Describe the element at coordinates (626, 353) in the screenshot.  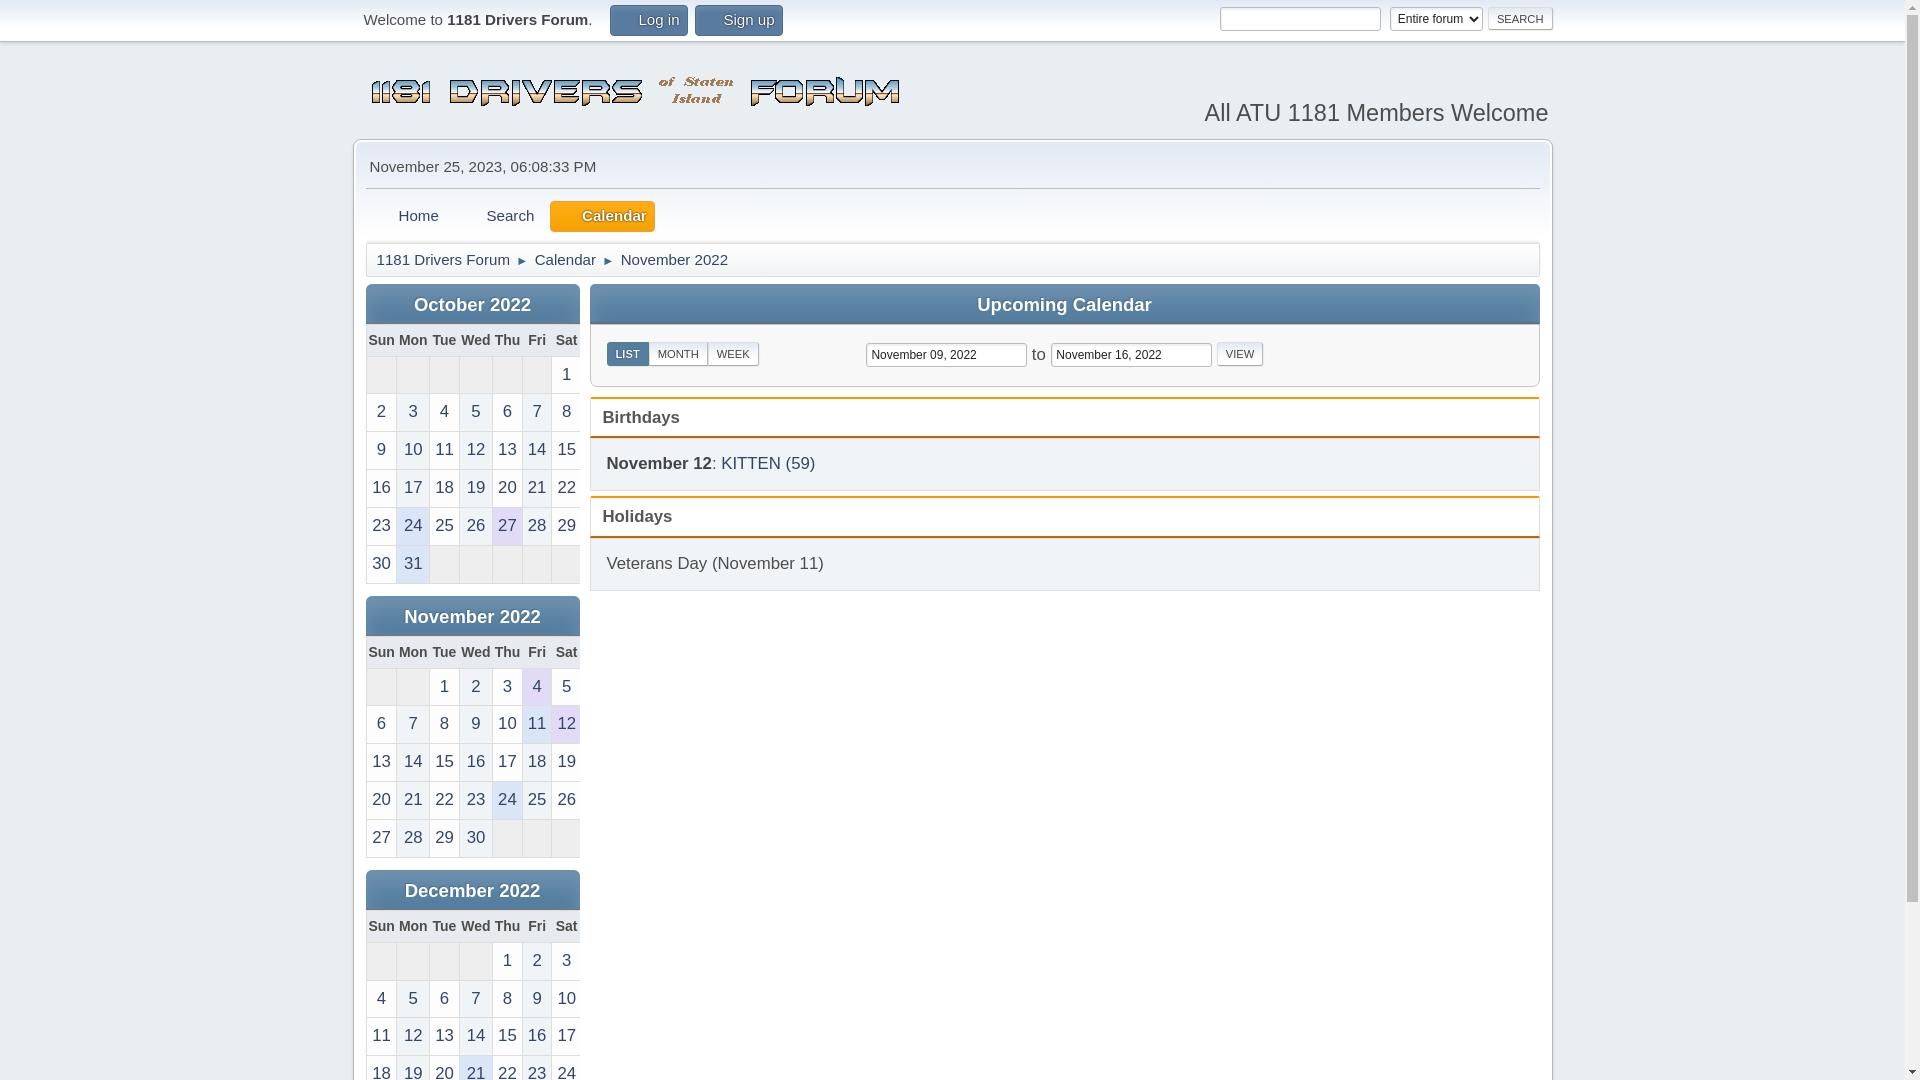
I see `'LIST'` at that location.